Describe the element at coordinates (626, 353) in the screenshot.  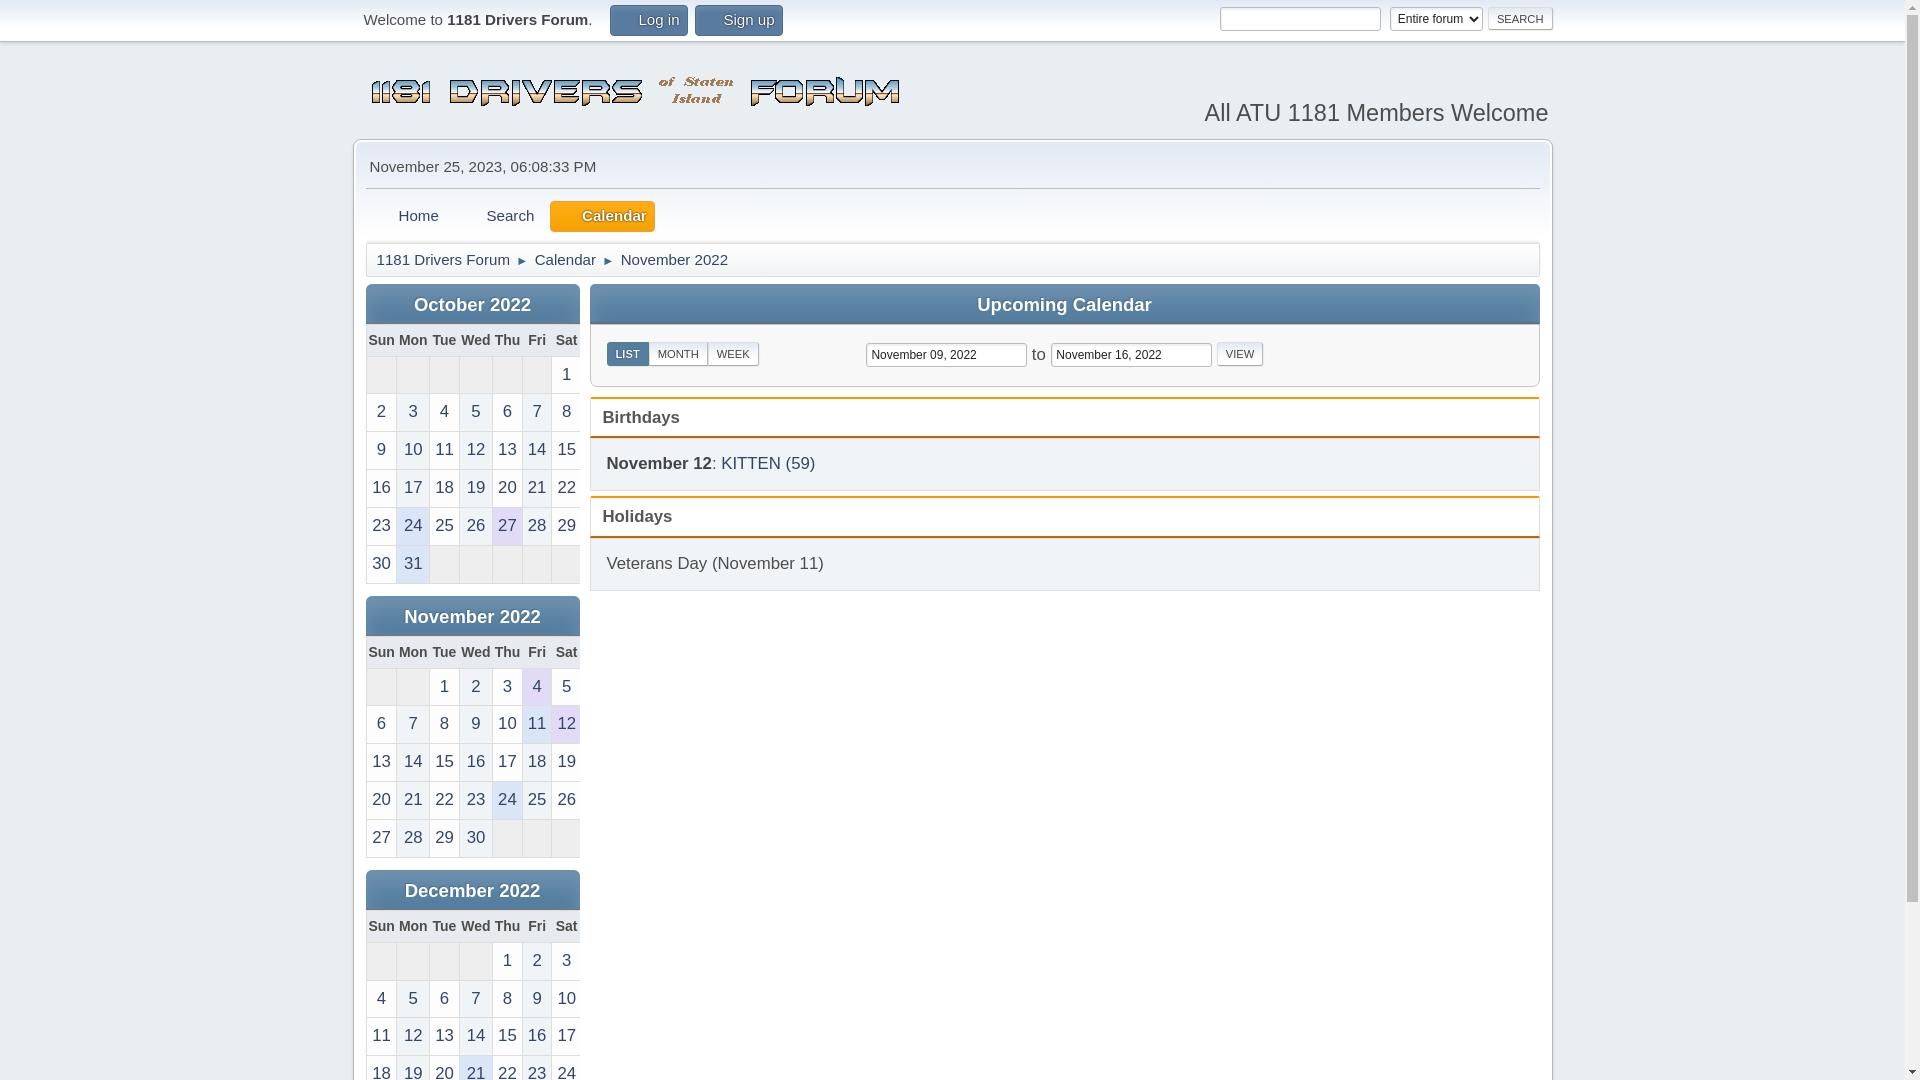
I see `'LIST'` at that location.